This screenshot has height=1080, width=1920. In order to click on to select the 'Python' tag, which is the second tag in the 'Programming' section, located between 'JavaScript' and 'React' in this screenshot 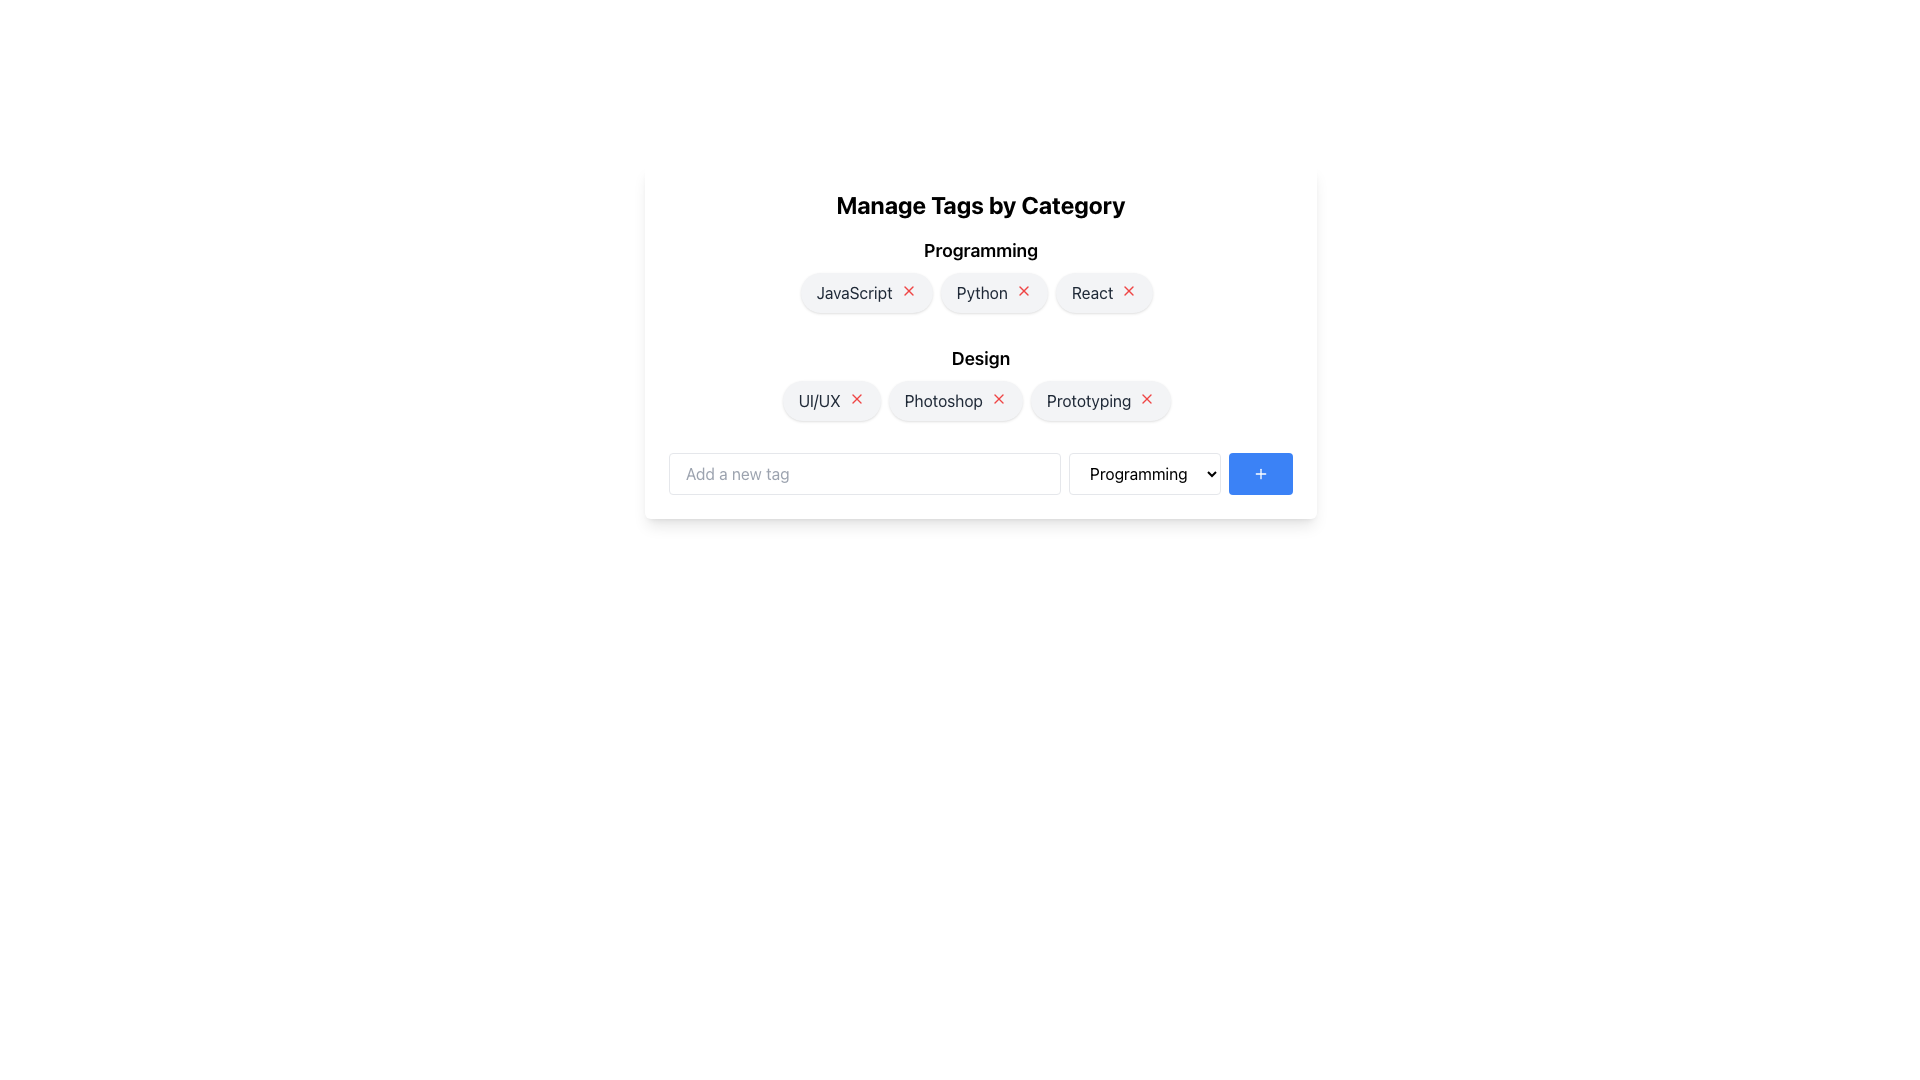, I will do `click(994, 293)`.